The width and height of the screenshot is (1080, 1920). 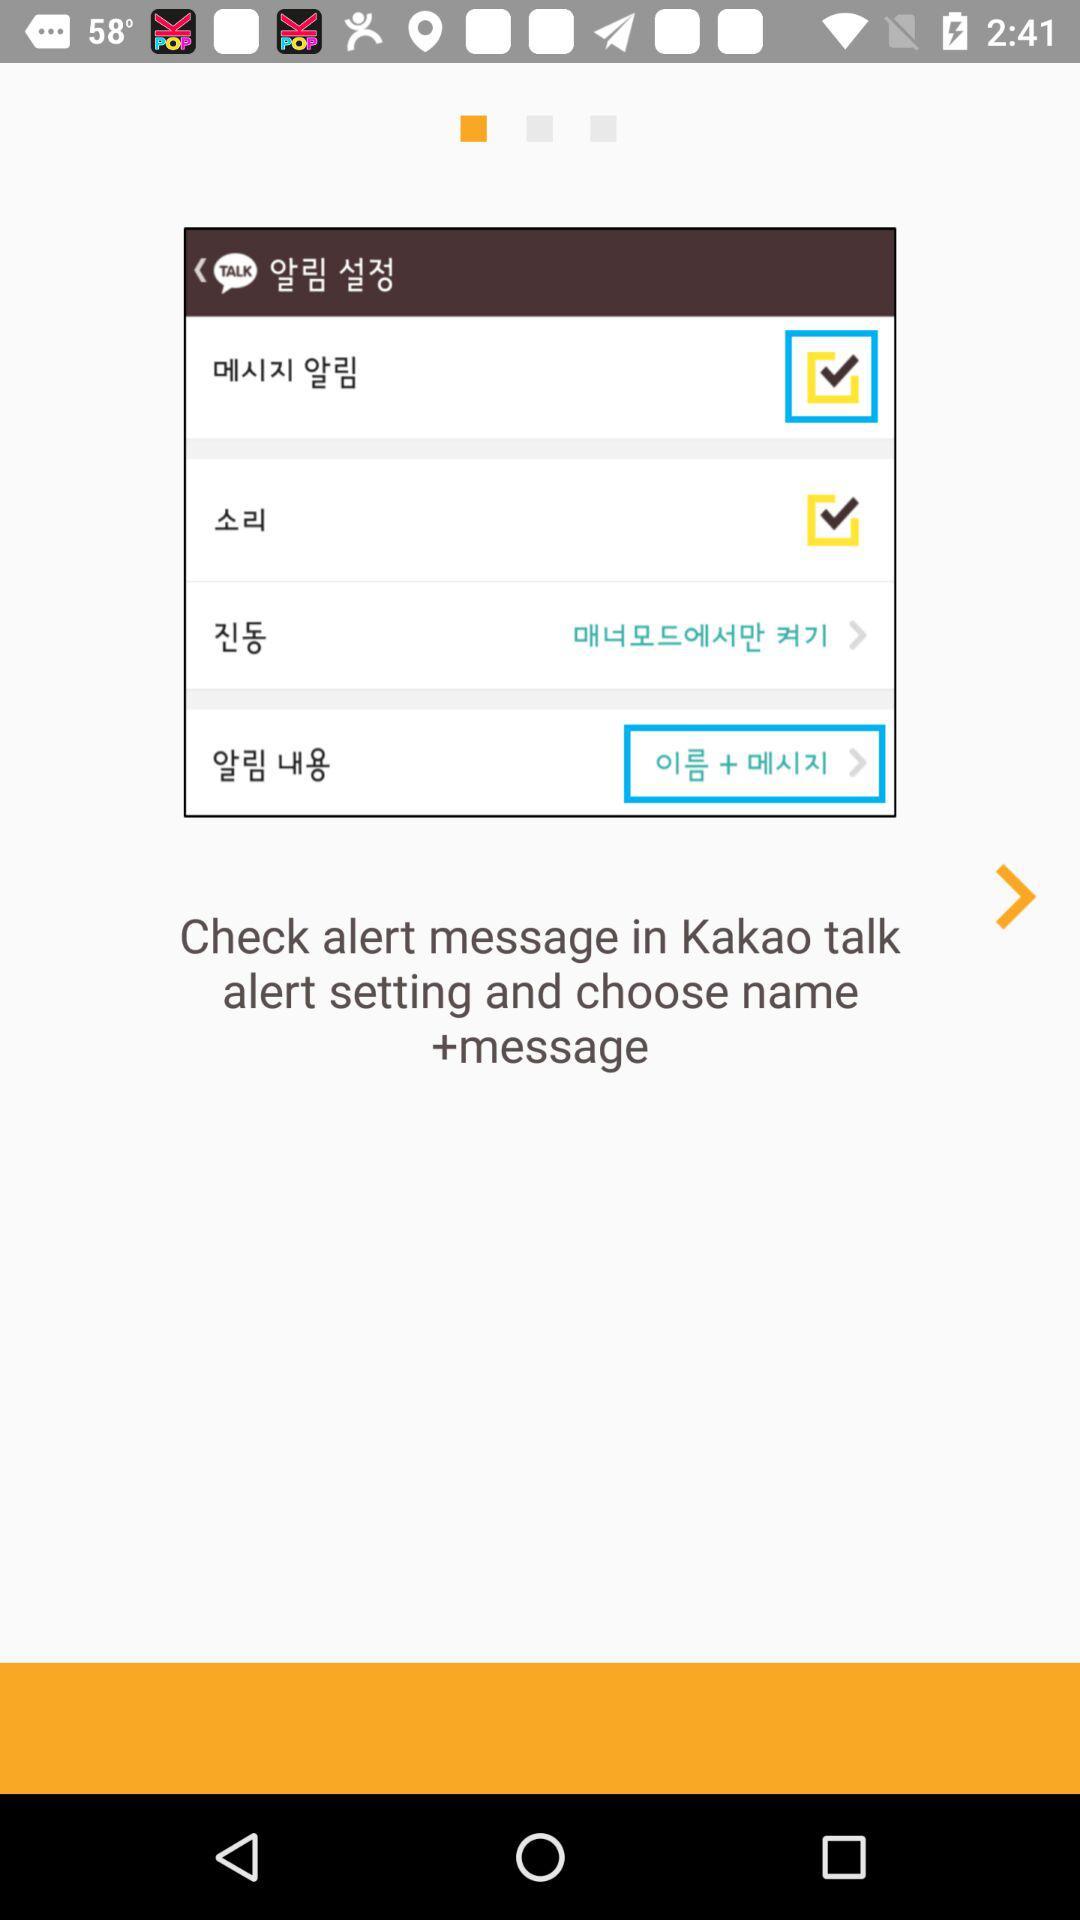 I want to click on forward, so click(x=1014, y=895).